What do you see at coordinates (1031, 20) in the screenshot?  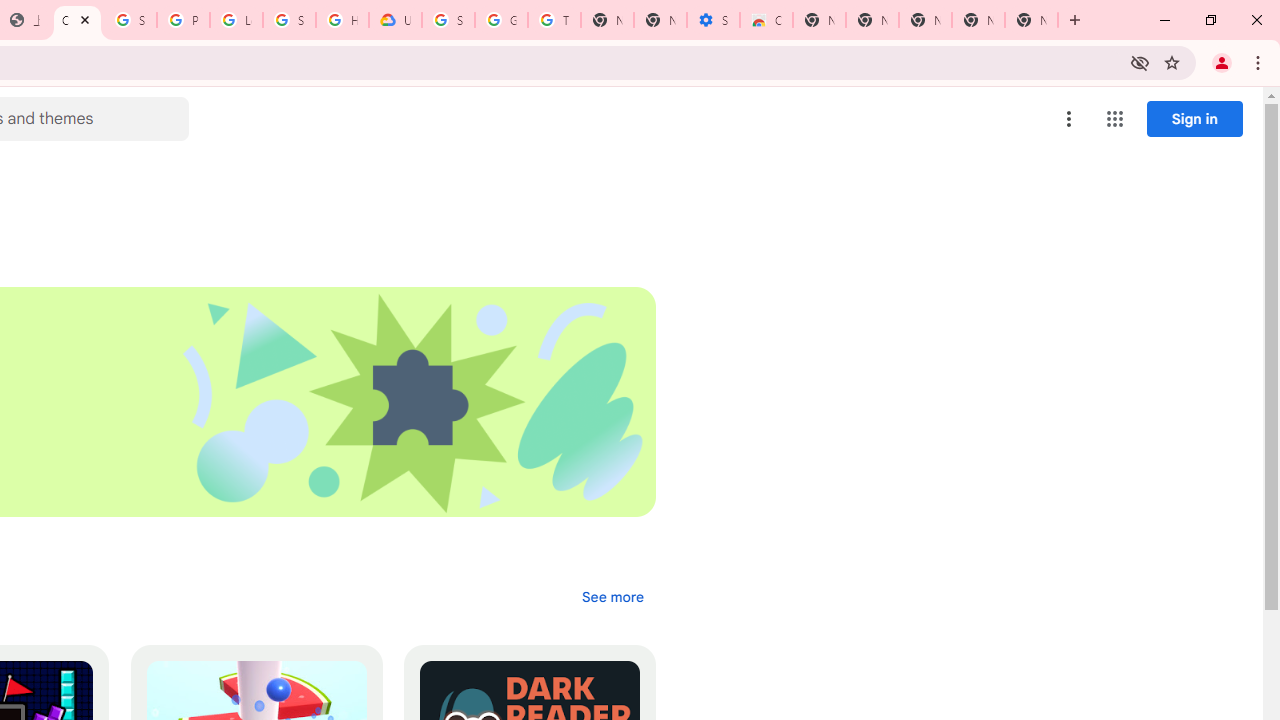 I see `'New Tab'` at bounding box center [1031, 20].